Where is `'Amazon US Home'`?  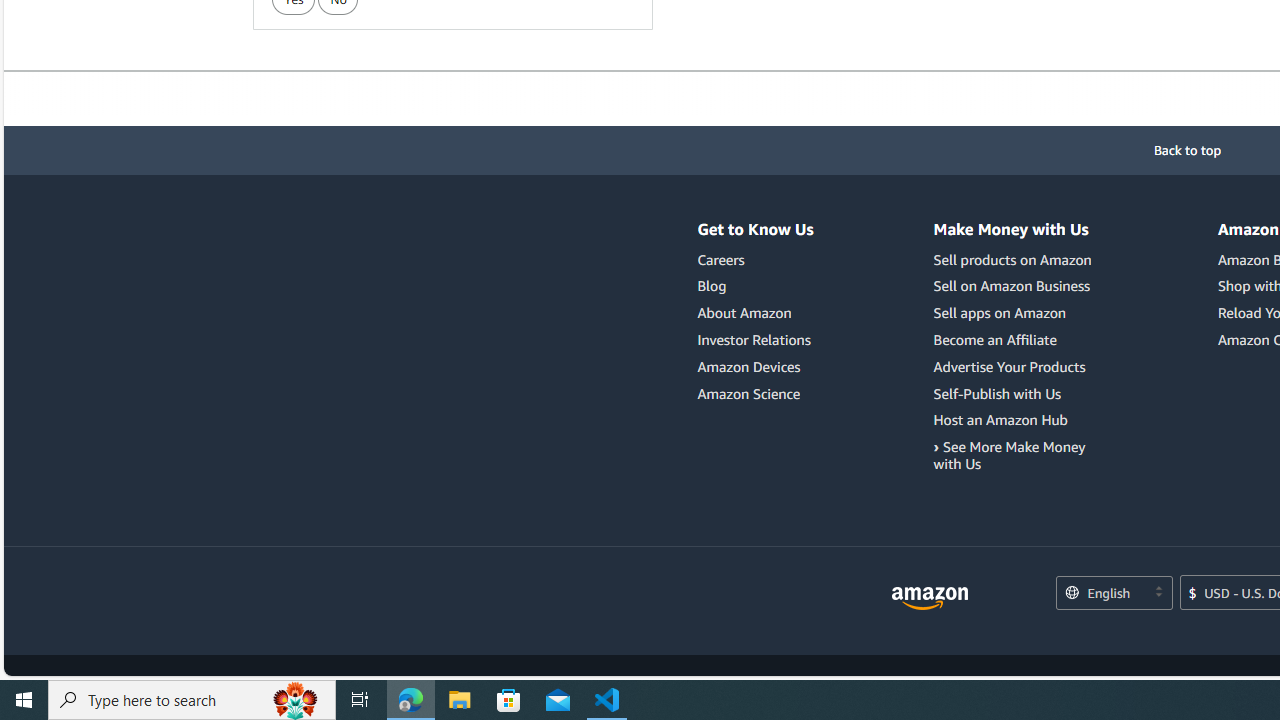 'Amazon US Home' is located at coordinates (929, 597).